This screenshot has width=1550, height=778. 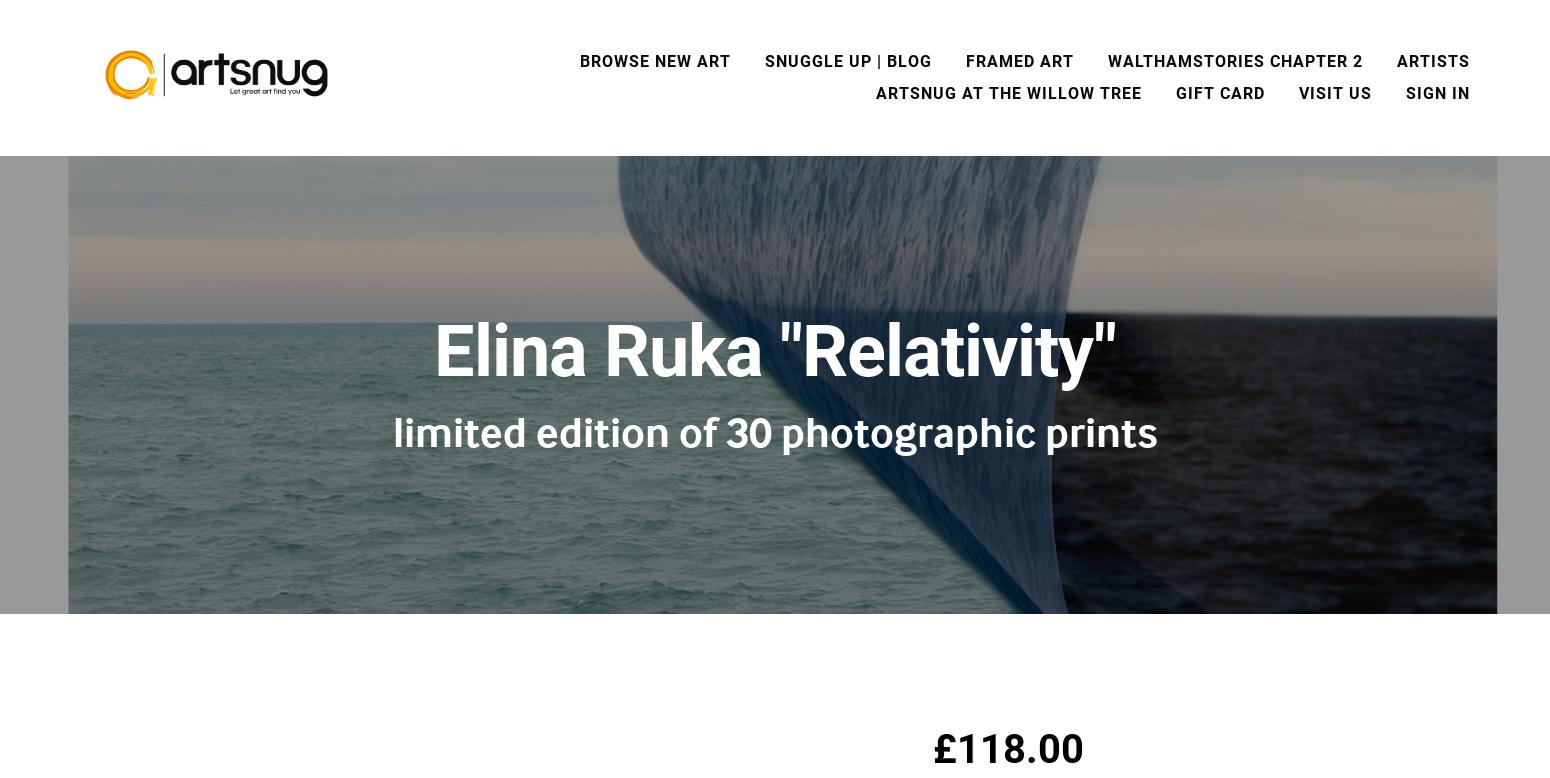 What do you see at coordinates (1008, 748) in the screenshot?
I see `'£118.00'` at bounding box center [1008, 748].